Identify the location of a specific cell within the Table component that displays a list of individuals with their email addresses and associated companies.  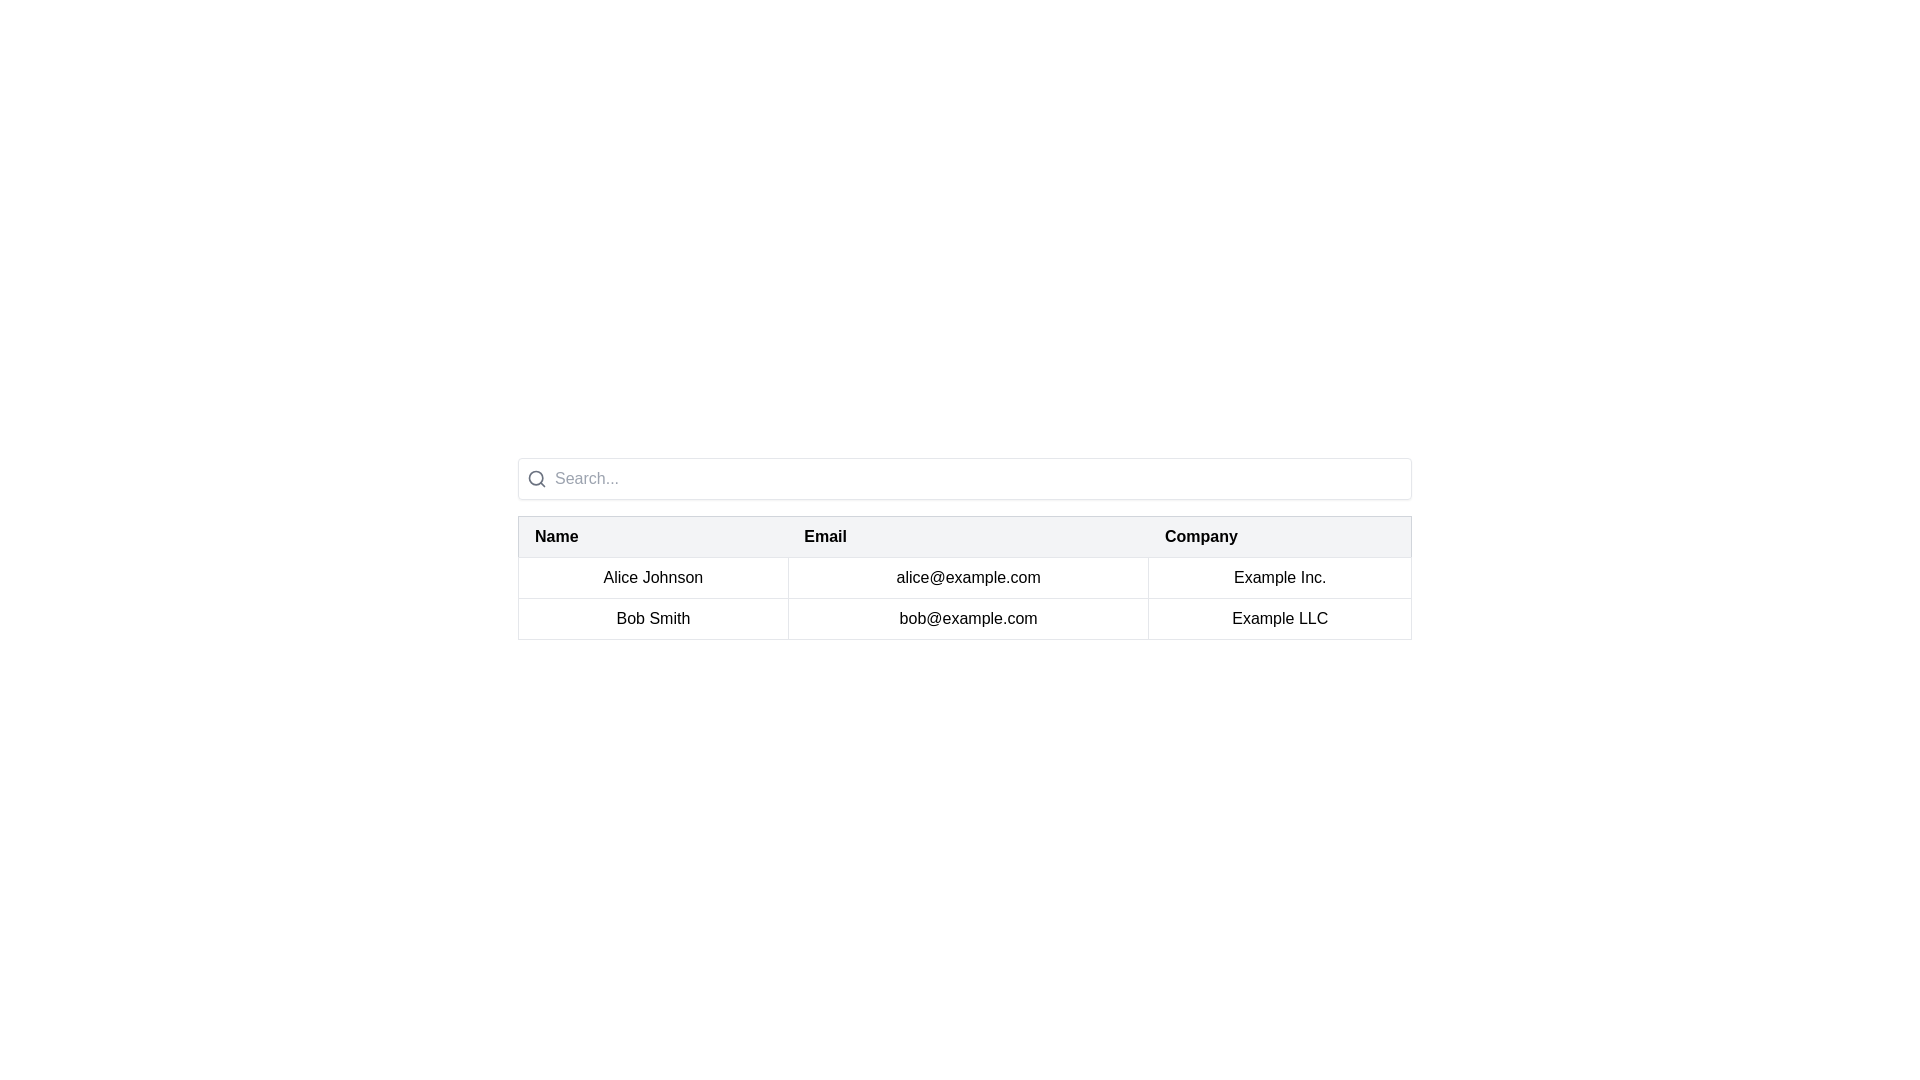
(964, 548).